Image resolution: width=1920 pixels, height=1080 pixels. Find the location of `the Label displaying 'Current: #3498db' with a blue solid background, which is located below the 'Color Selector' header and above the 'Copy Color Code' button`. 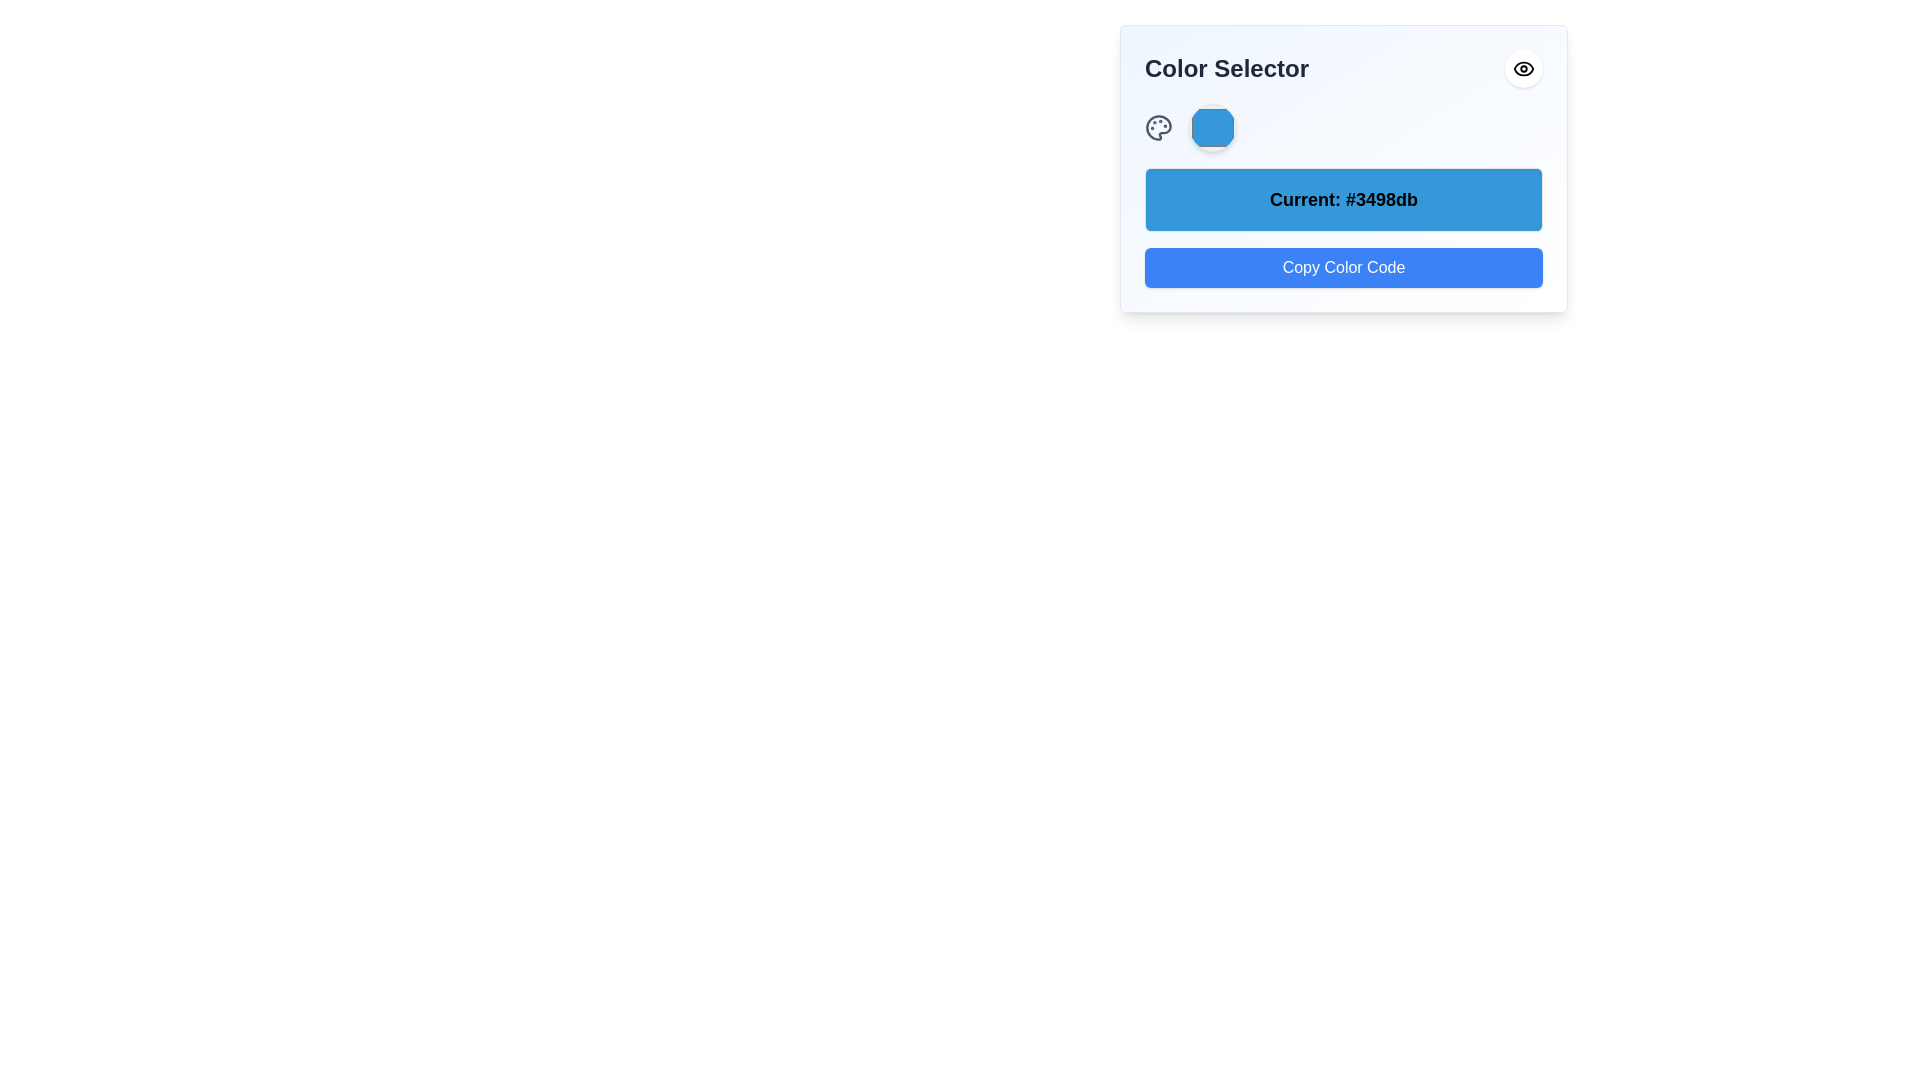

the Label displaying 'Current: #3498db' with a blue solid background, which is located below the 'Color Selector' header and above the 'Copy Color Code' button is located at coordinates (1344, 168).